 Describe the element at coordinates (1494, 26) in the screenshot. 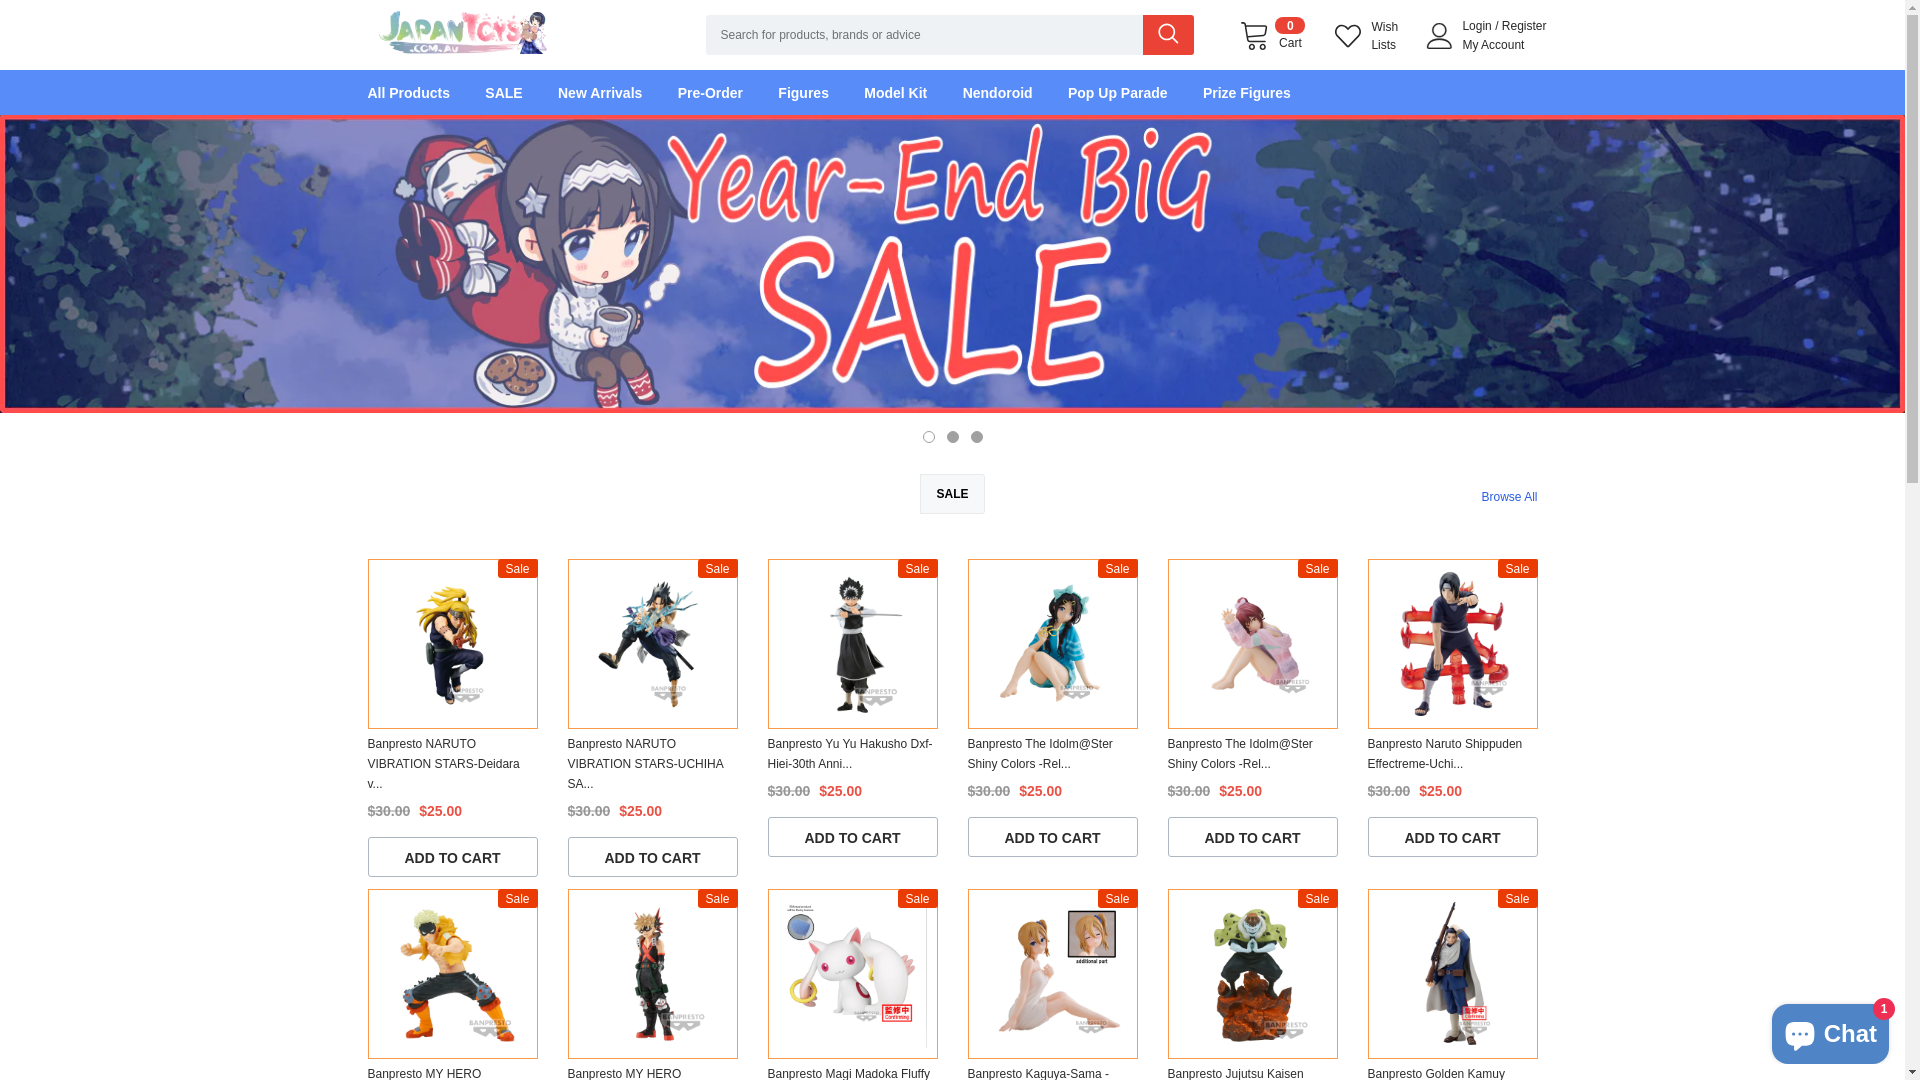

I see `'/'` at that location.